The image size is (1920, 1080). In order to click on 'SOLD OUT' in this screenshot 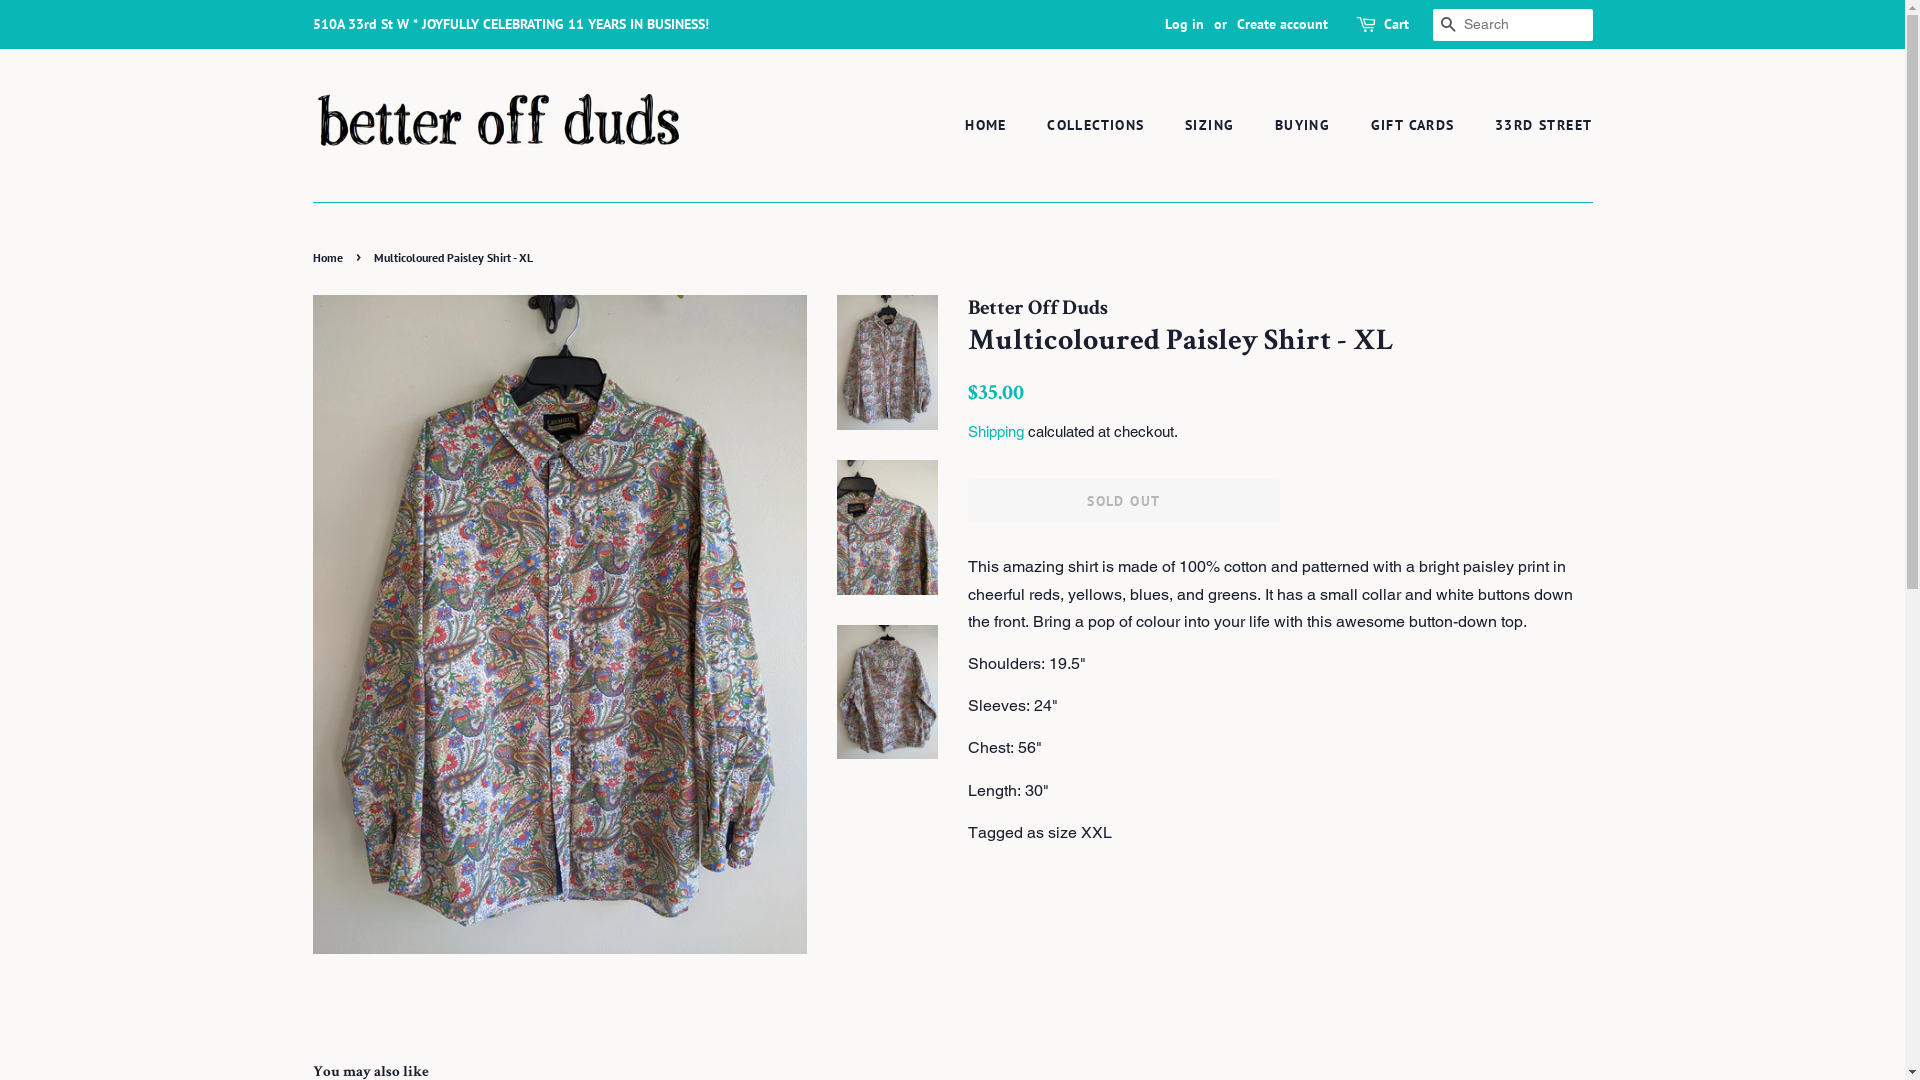, I will do `click(1124, 500)`.